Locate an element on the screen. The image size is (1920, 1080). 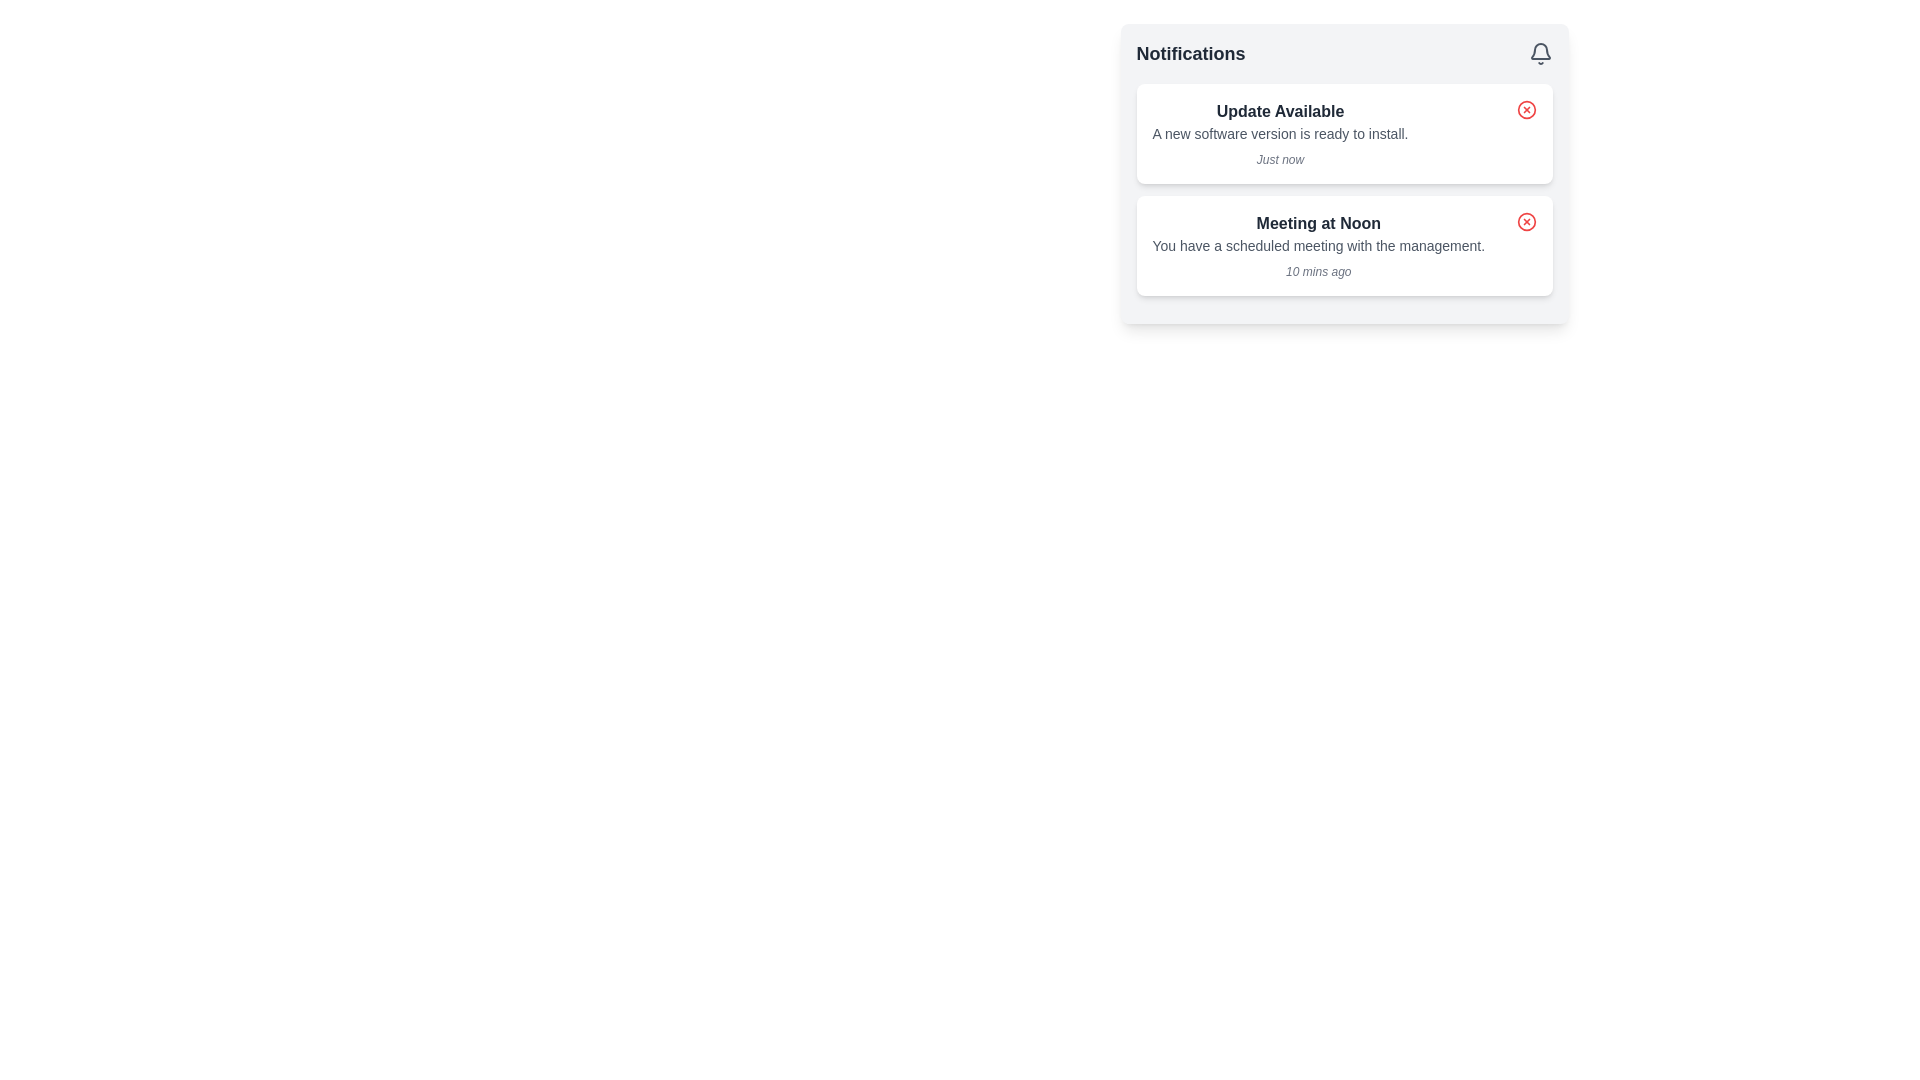
the text element that provides details about a scheduled meeting, located below 'Meeting at Noon' and above the timestamp '10 mins ago' in the second notification item is located at coordinates (1318, 245).